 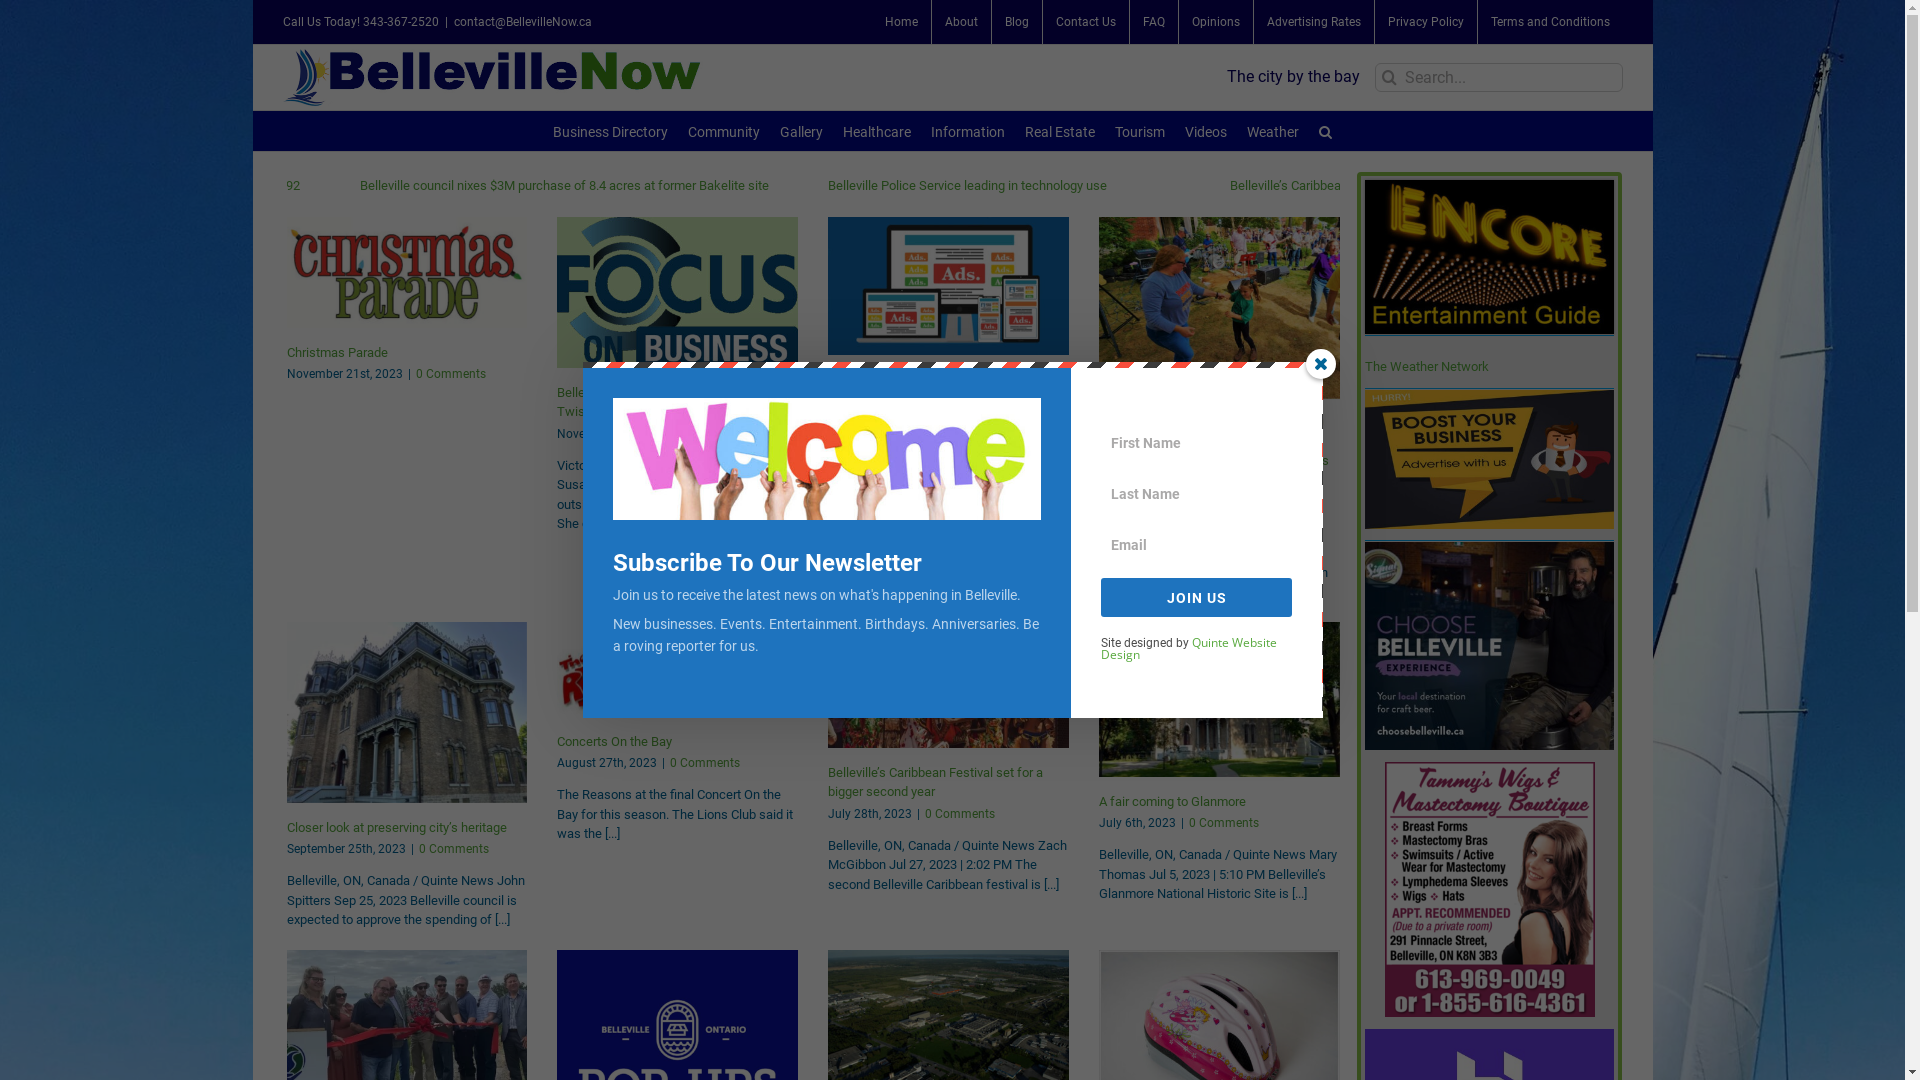 I want to click on 'Business Directory', so click(x=609, y=130).